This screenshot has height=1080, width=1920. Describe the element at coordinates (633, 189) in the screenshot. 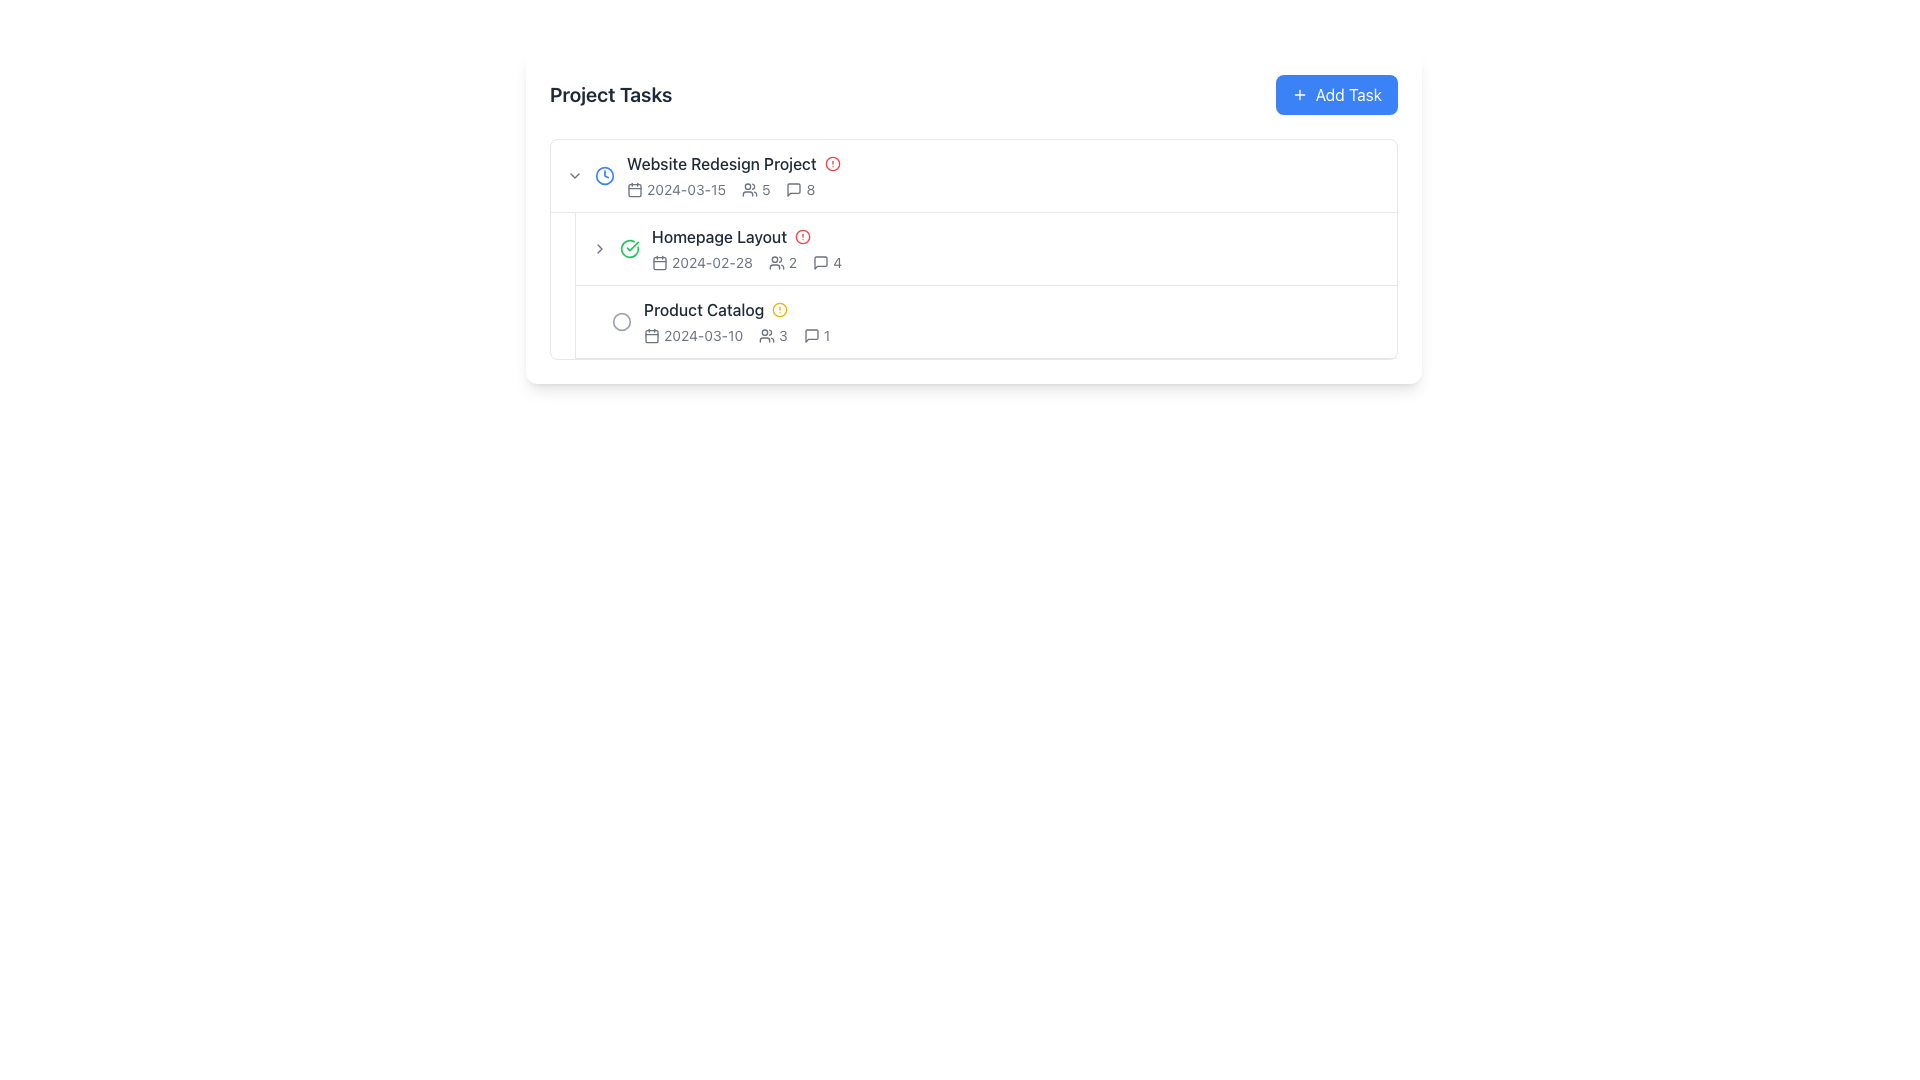

I see `the SVG rectangle with rounded corners that represents the calendar's page within the 'Website Redesign Project' task list entry` at that location.